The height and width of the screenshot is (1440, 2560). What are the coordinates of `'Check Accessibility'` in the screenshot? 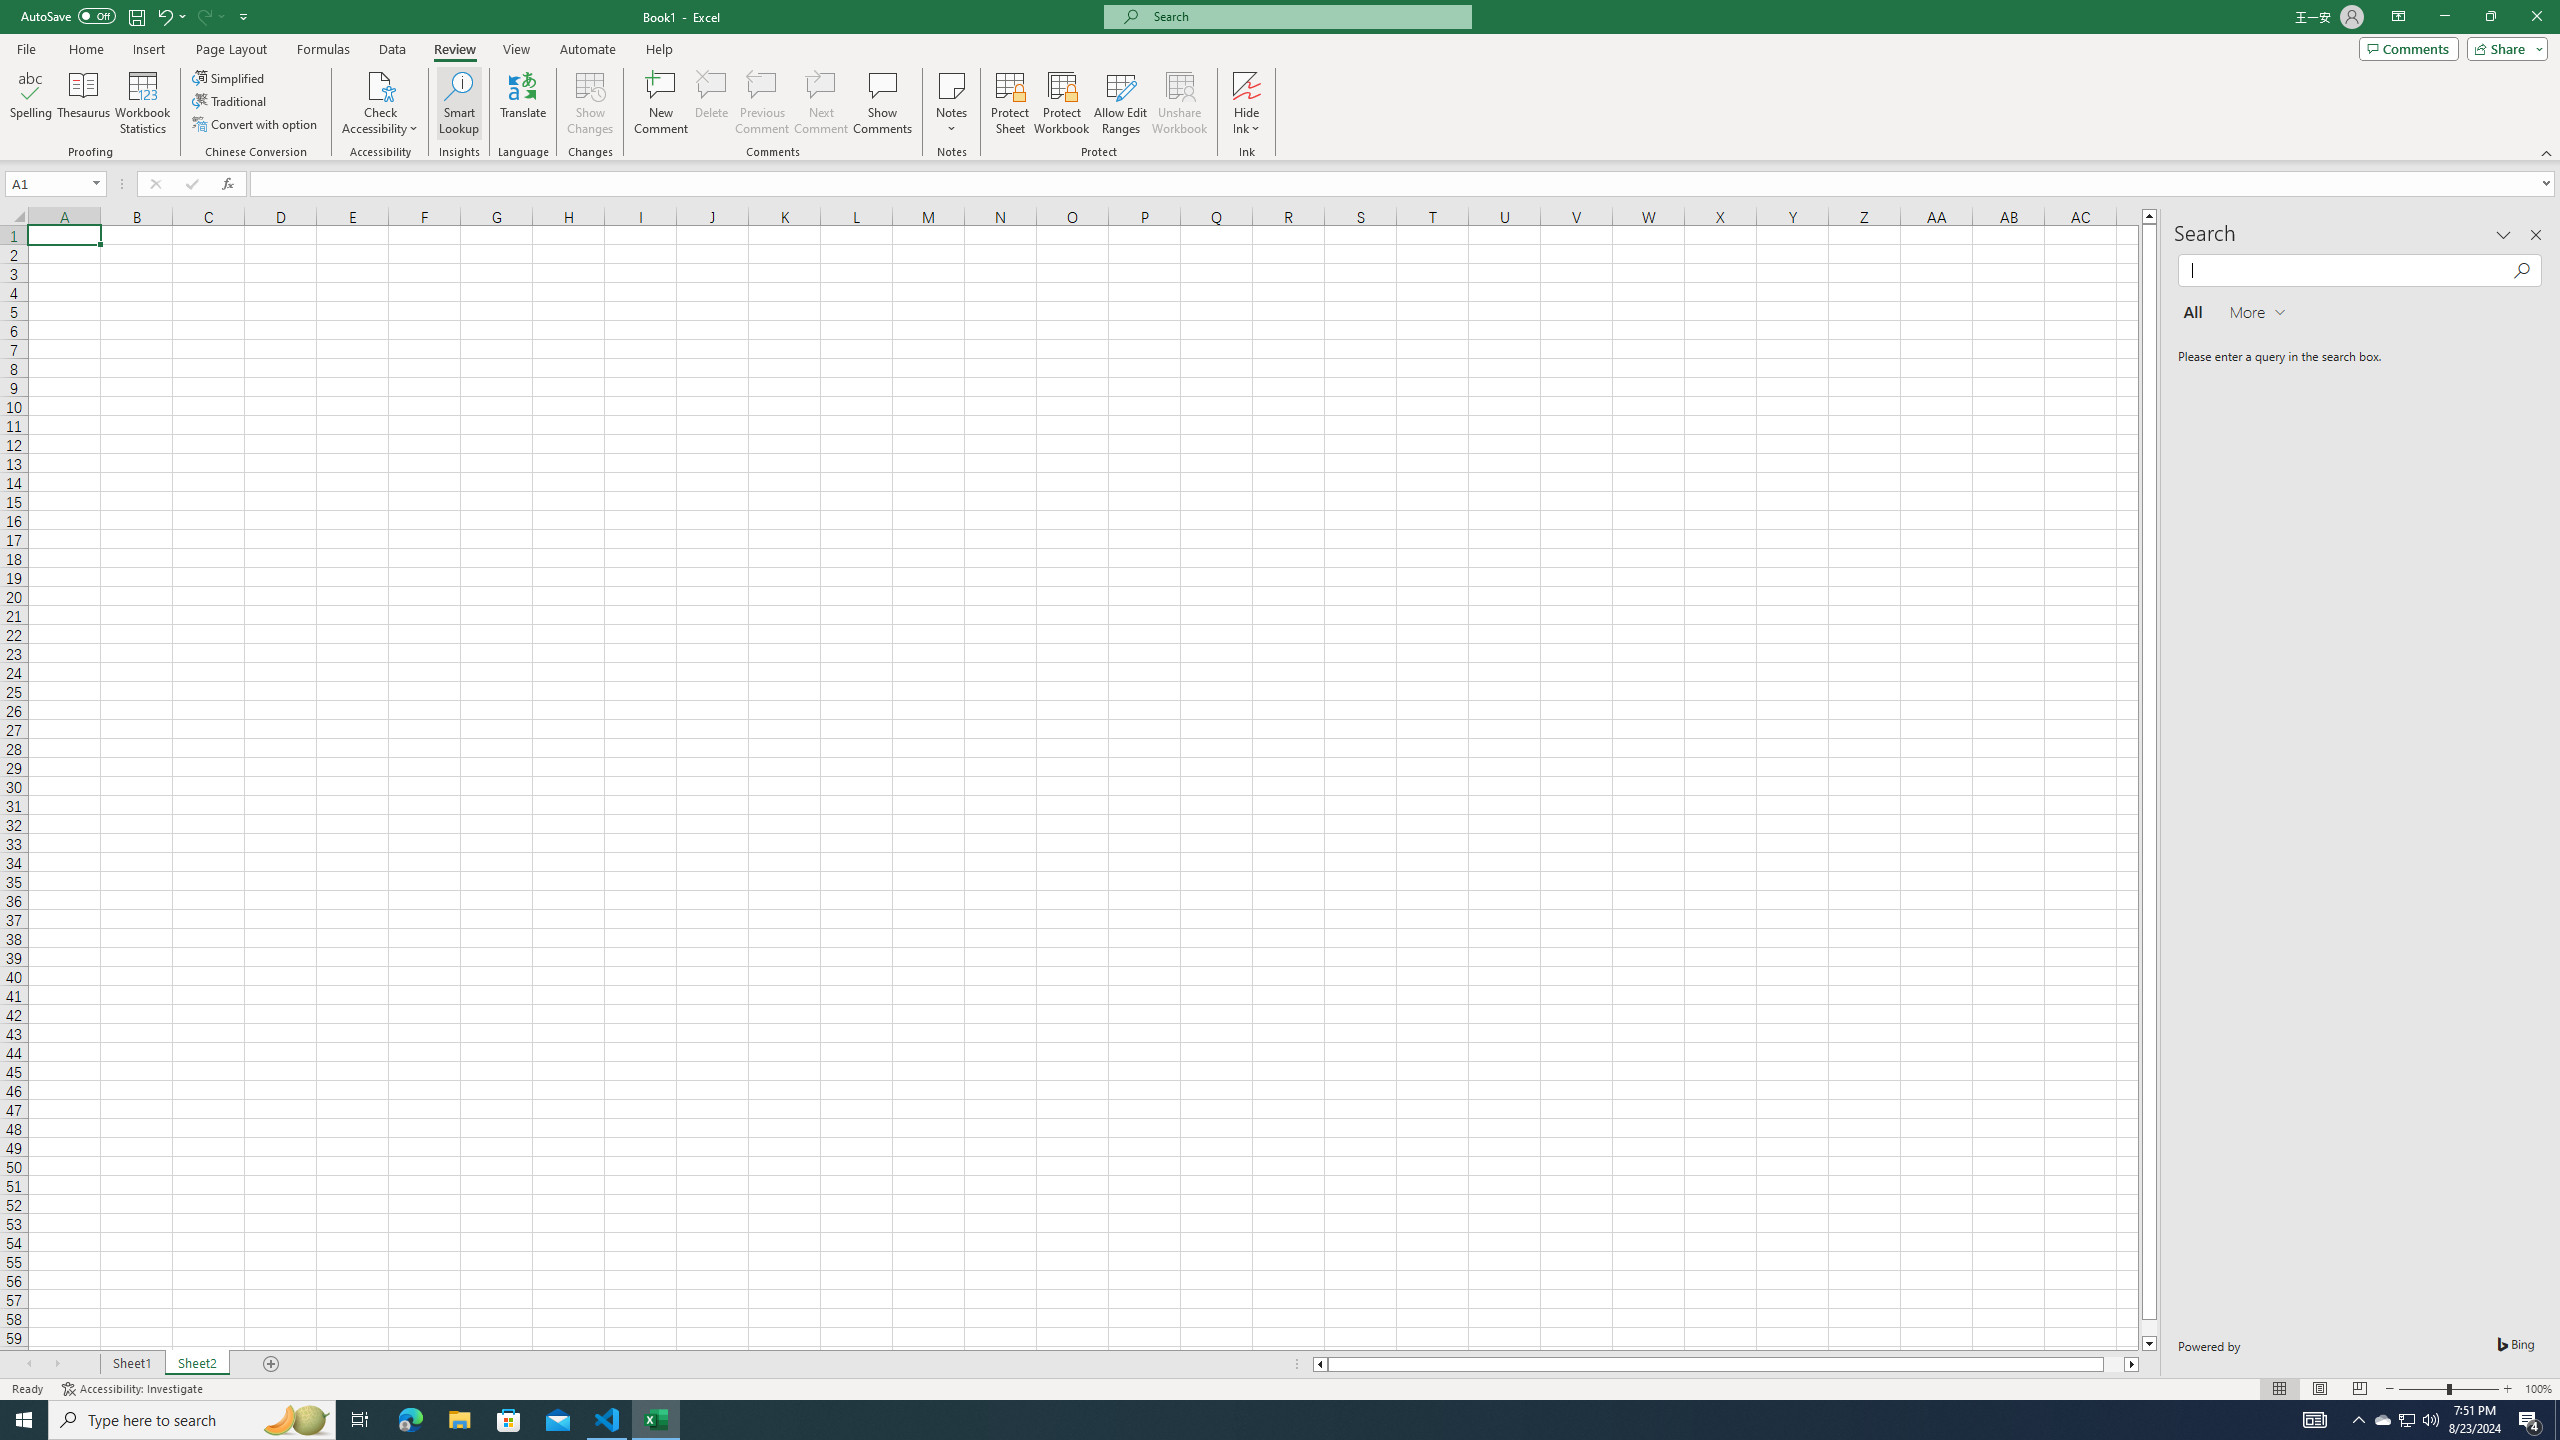 It's located at (379, 103).